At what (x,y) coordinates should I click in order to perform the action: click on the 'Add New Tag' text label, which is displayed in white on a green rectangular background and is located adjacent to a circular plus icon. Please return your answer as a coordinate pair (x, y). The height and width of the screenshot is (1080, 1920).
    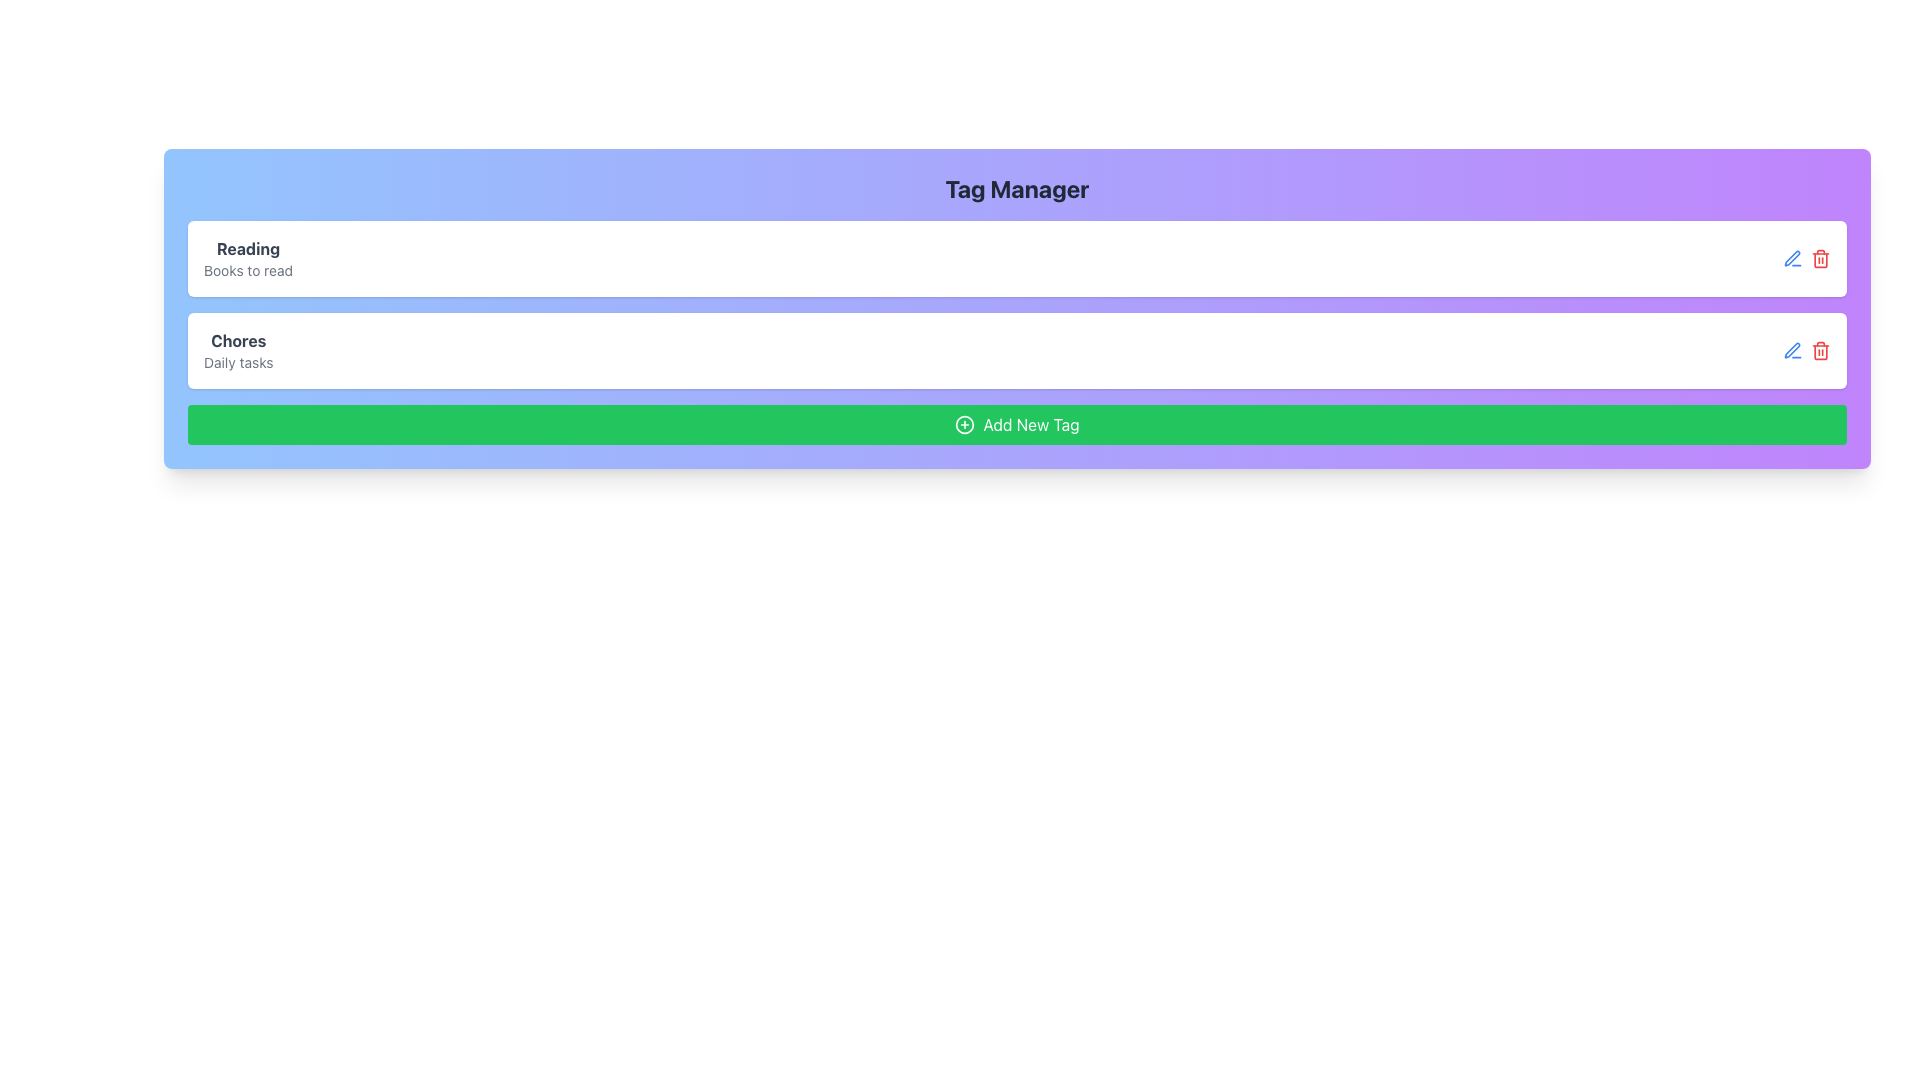
    Looking at the image, I should click on (1031, 423).